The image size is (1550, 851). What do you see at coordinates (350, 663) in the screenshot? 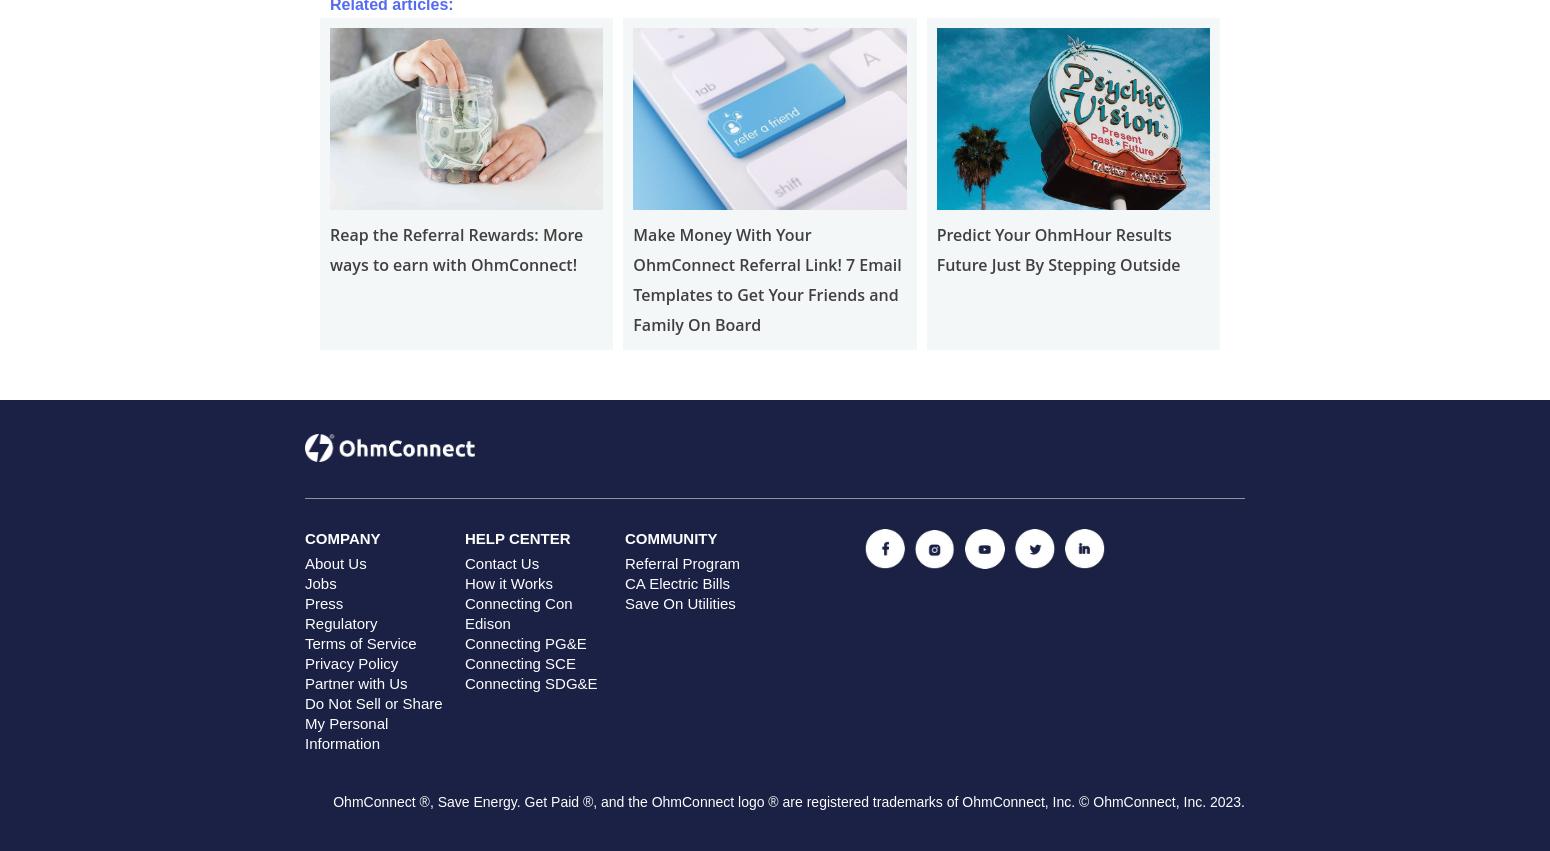
I see `'Privacy Policy'` at bounding box center [350, 663].